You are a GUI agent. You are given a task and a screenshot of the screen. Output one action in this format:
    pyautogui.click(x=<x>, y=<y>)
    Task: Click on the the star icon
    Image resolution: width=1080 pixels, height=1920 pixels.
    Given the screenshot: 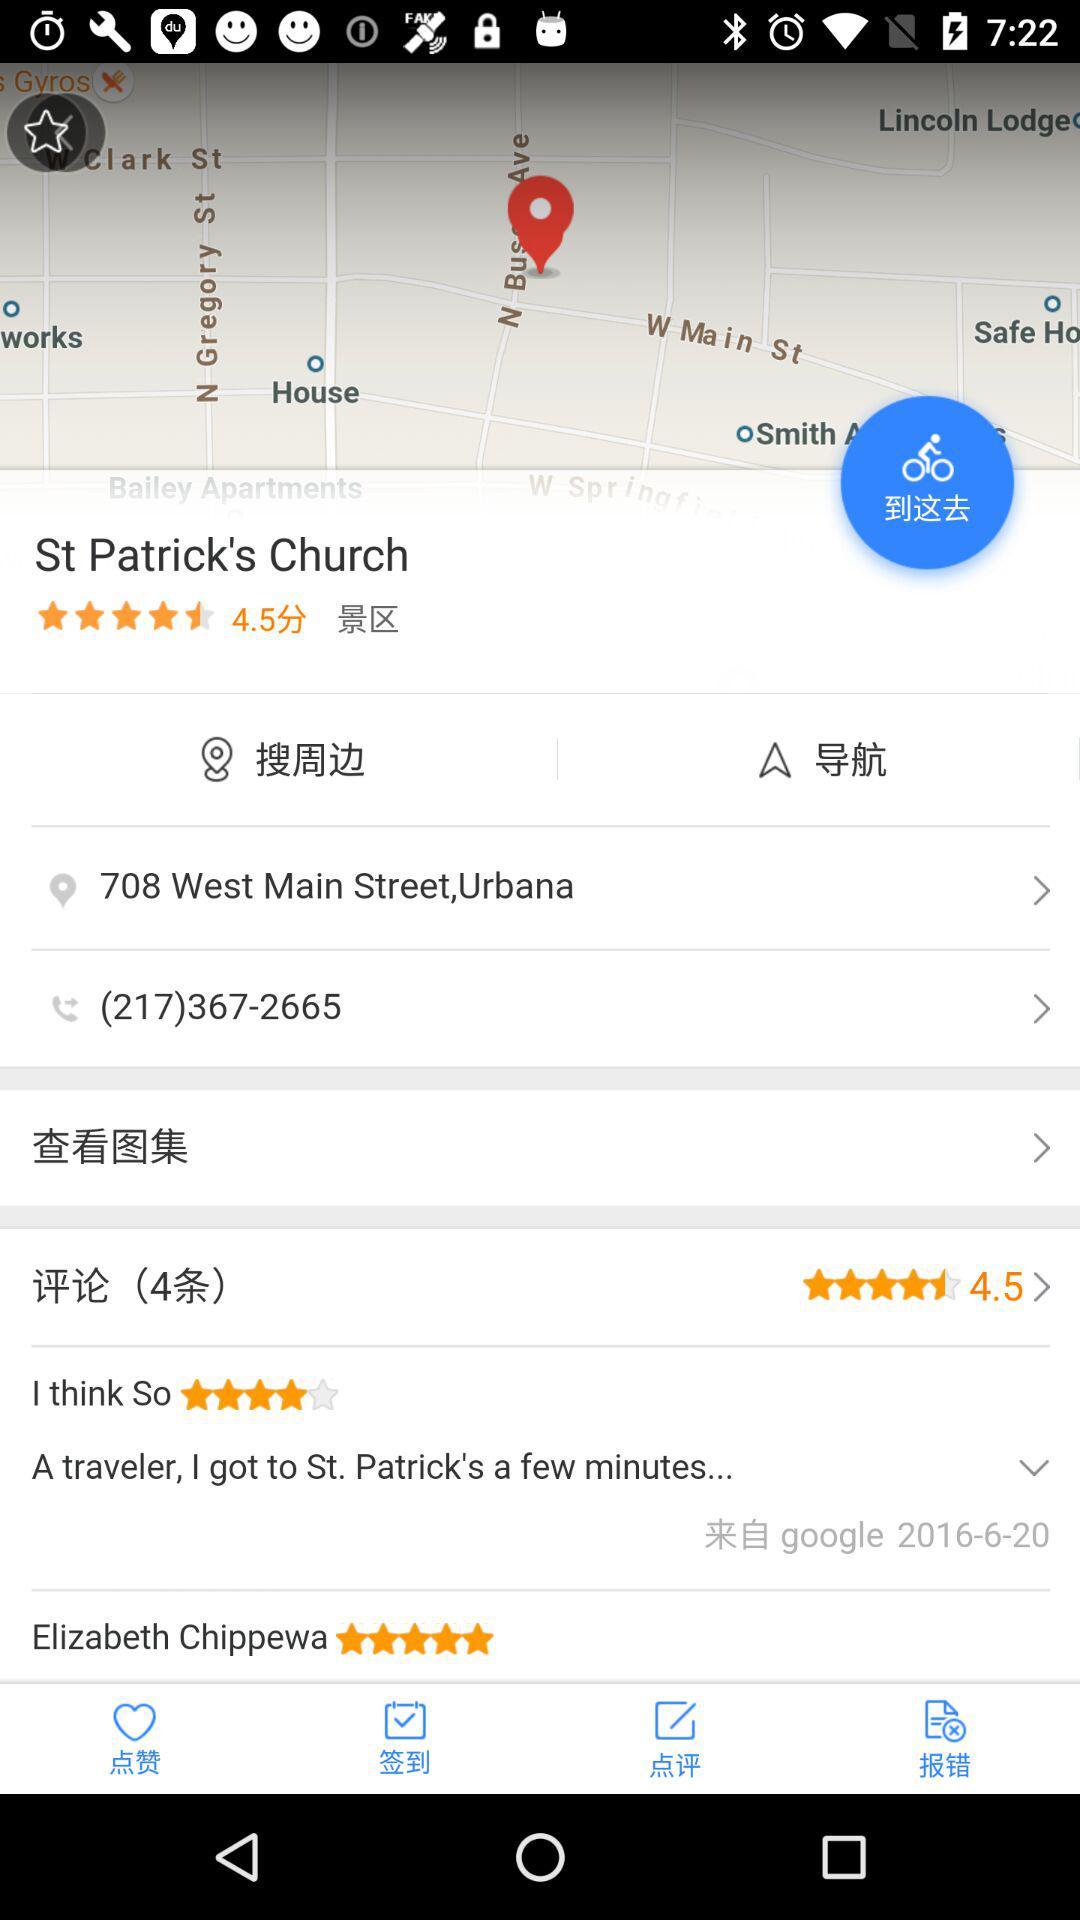 What is the action you would take?
    pyautogui.click(x=45, y=131)
    